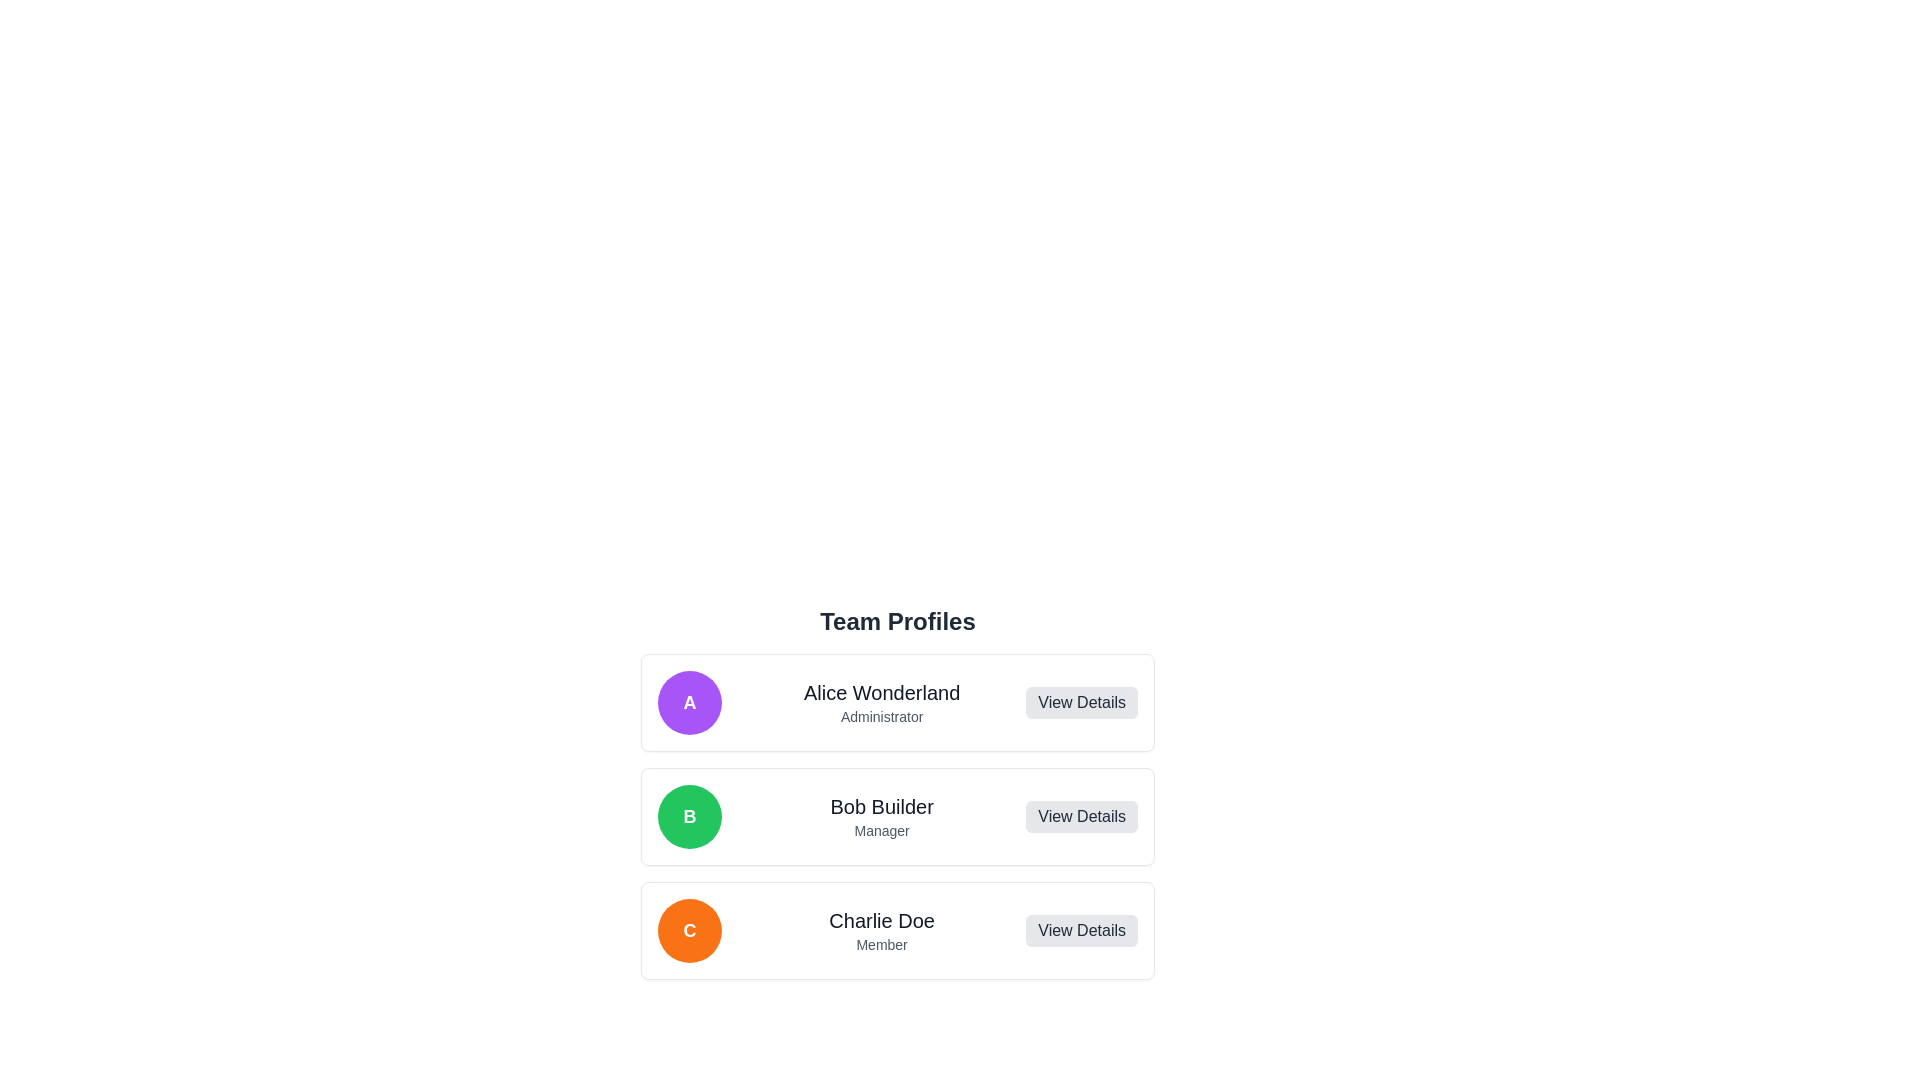  What do you see at coordinates (881, 930) in the screenshot?
I see `the text display that shows the name 'Charlie Doe' and role 'Member' in the third row of the 'Team Profiles' section, located between the circular orange avatar and the 'View Details' button` at bounding box center [881, 930].